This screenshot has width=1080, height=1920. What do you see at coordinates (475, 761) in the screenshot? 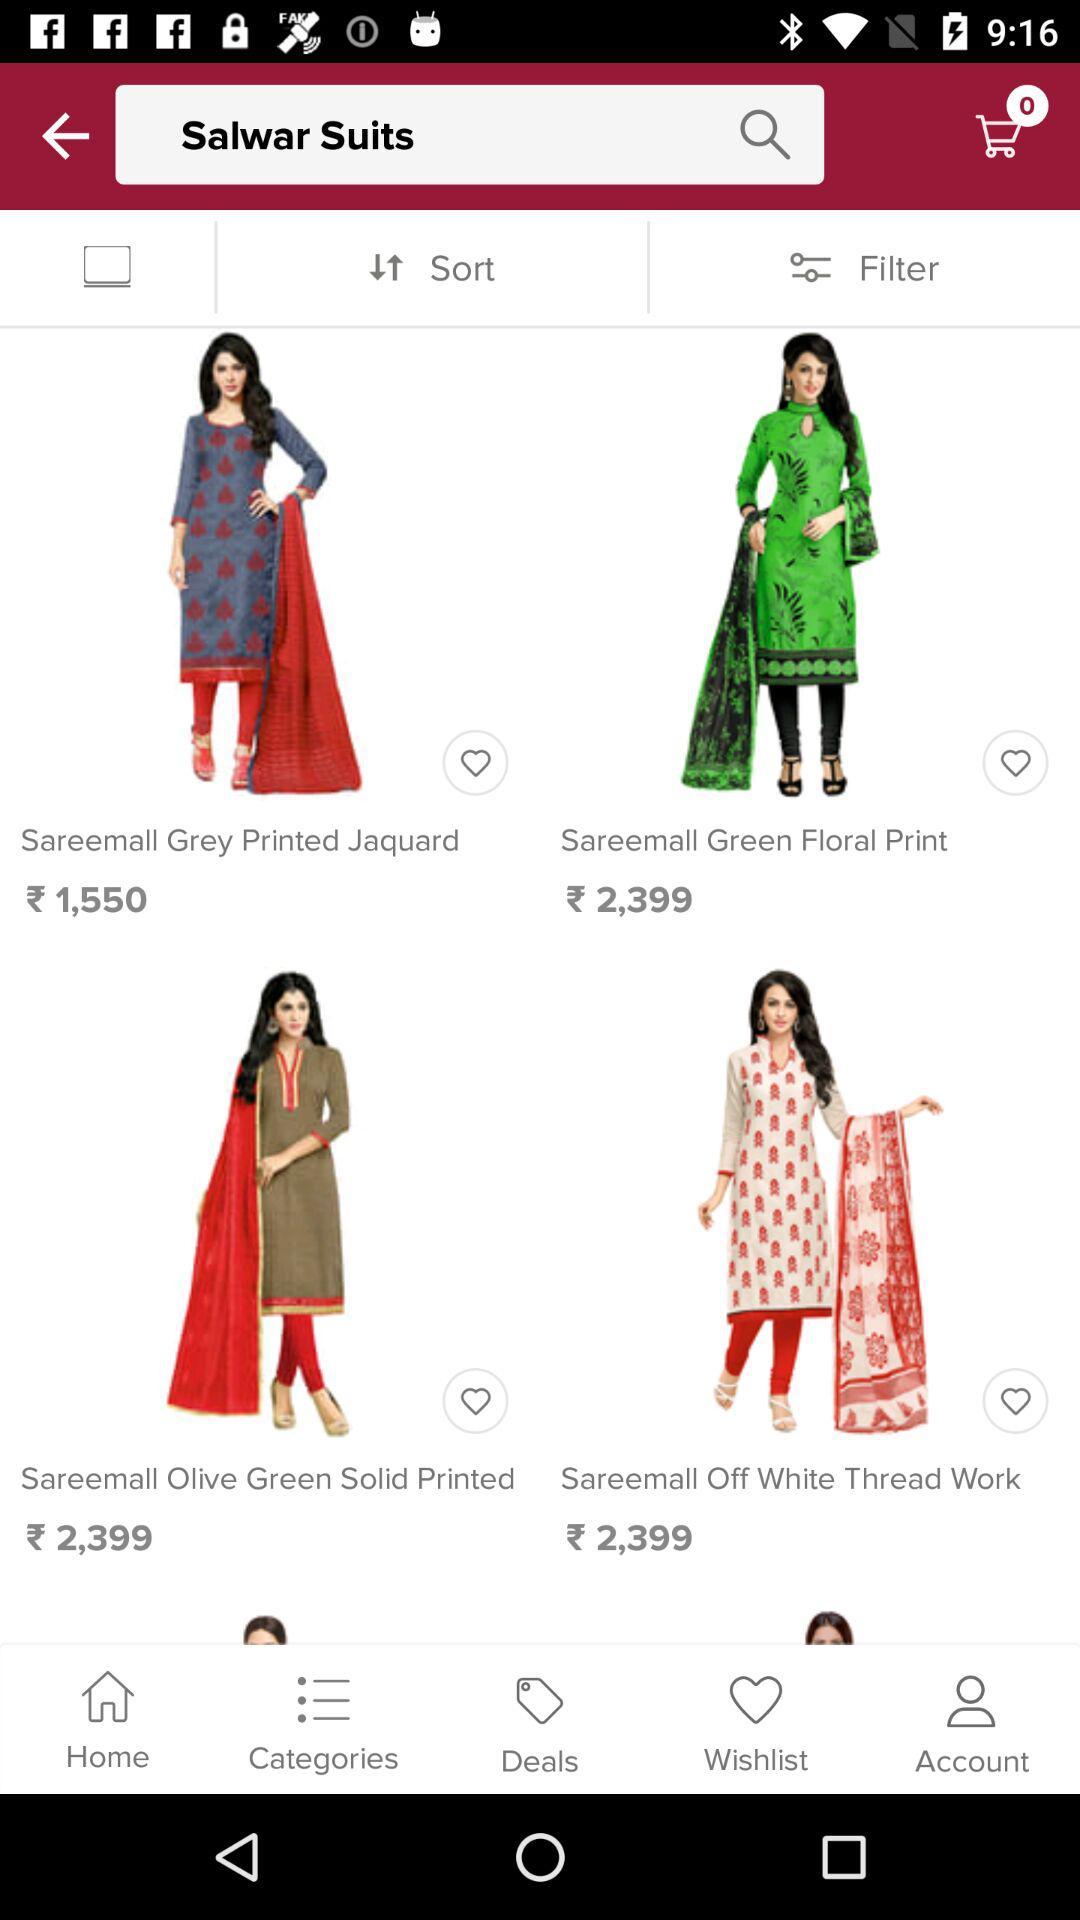
I see `like` at bounding box center [475, 761].